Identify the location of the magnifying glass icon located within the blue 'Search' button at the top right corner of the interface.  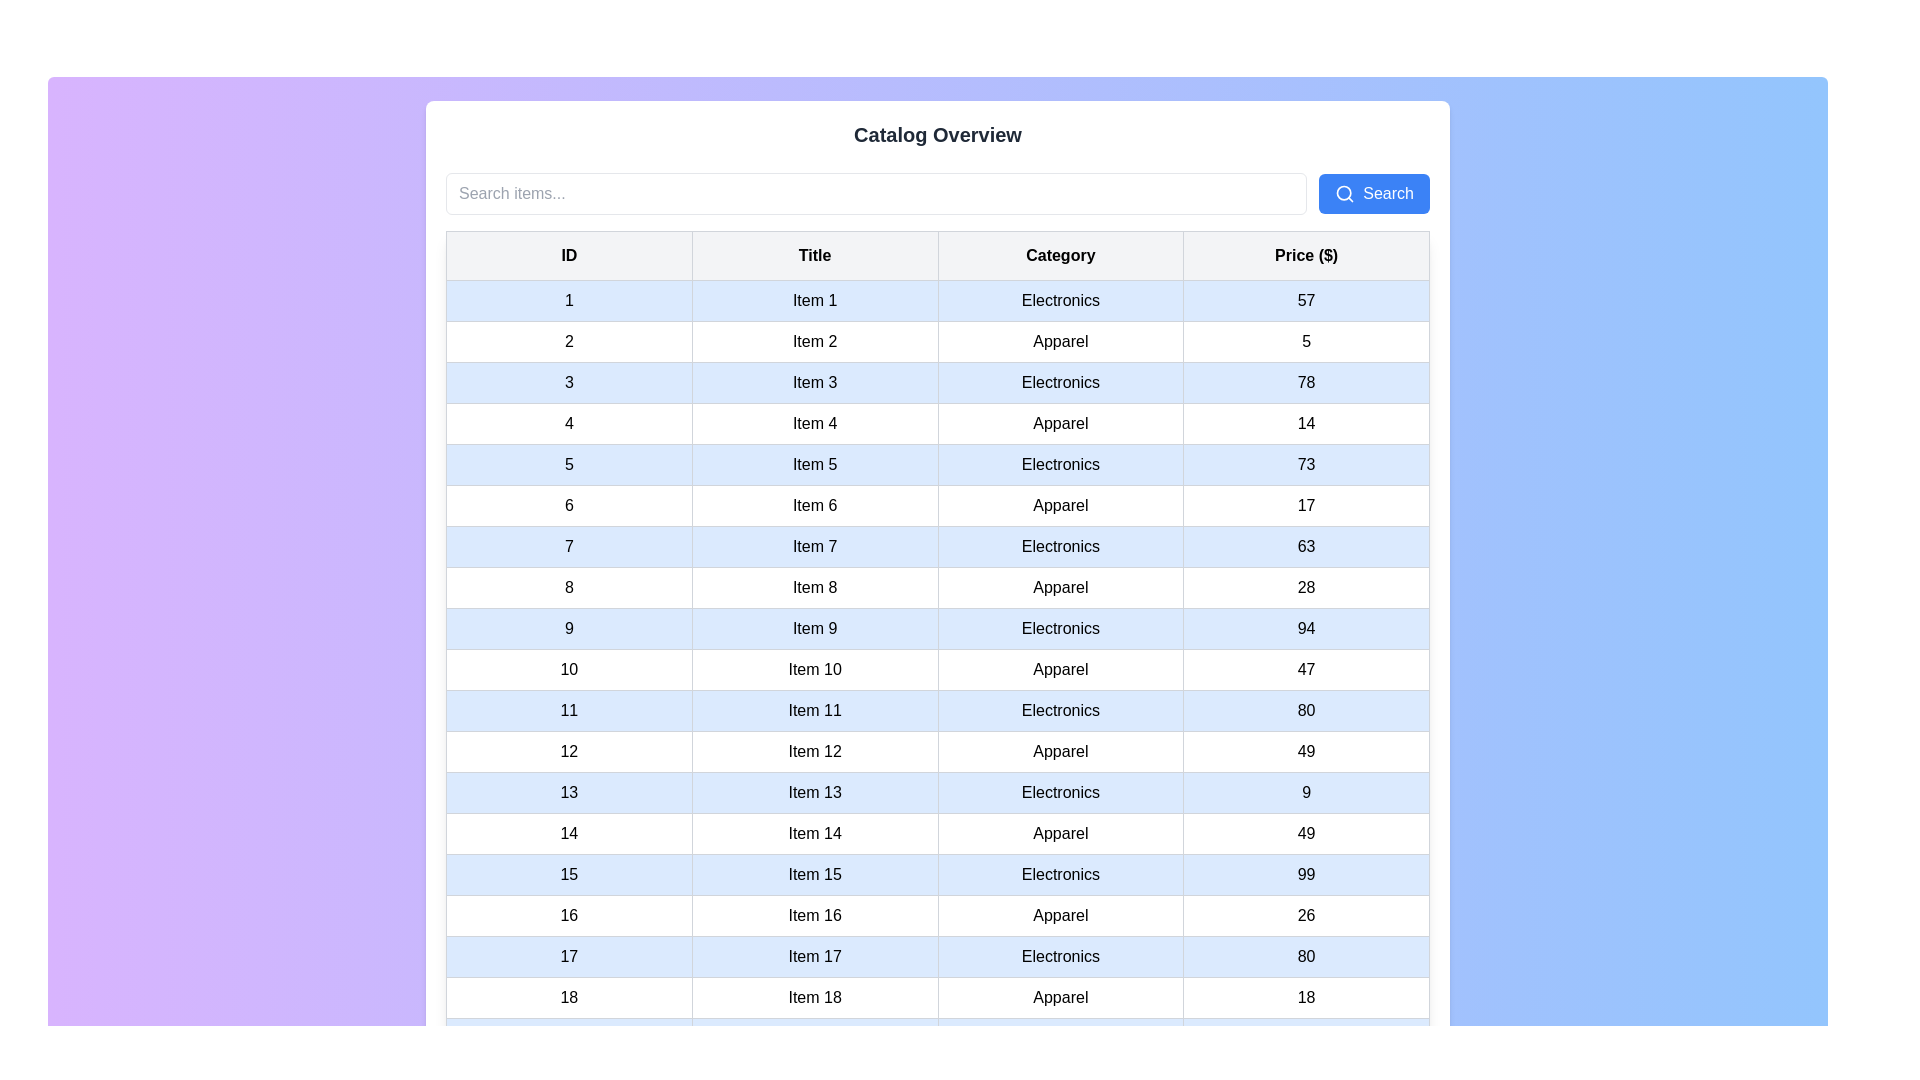
(1345, 193).